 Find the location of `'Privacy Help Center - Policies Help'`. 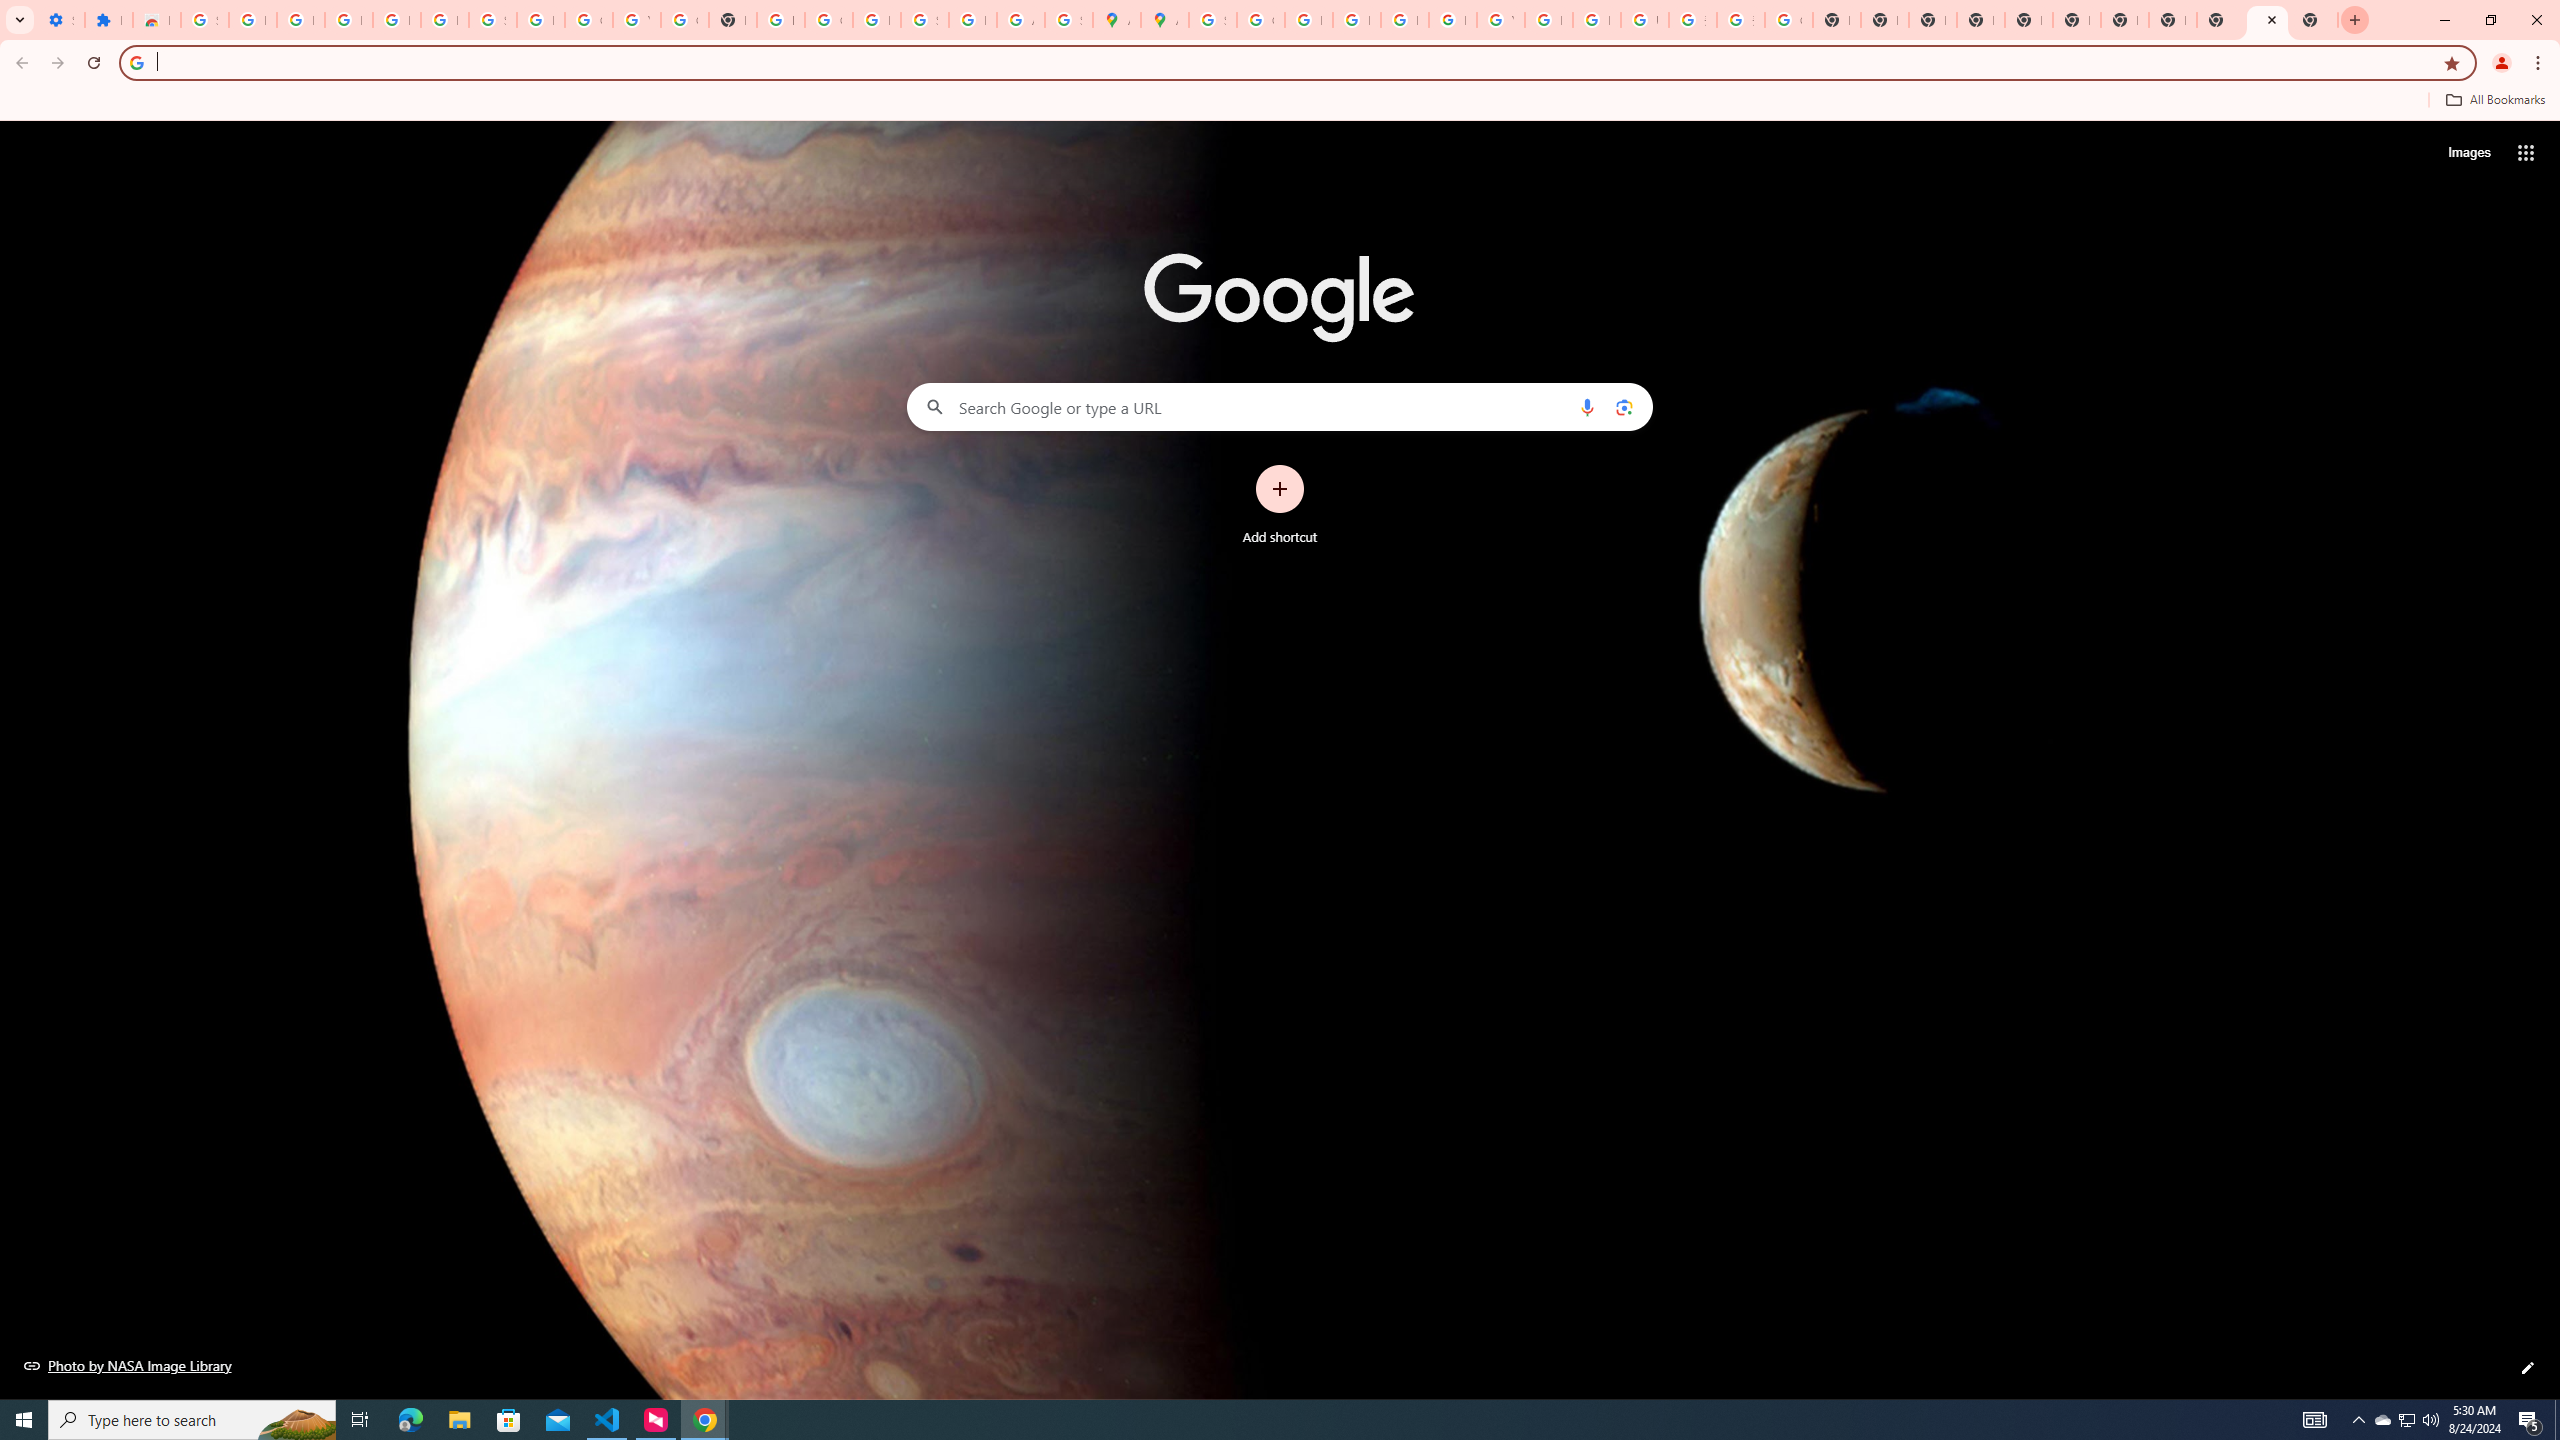

'Privacy Help Center - Policies Help' is located at coordinates (1356, 19).